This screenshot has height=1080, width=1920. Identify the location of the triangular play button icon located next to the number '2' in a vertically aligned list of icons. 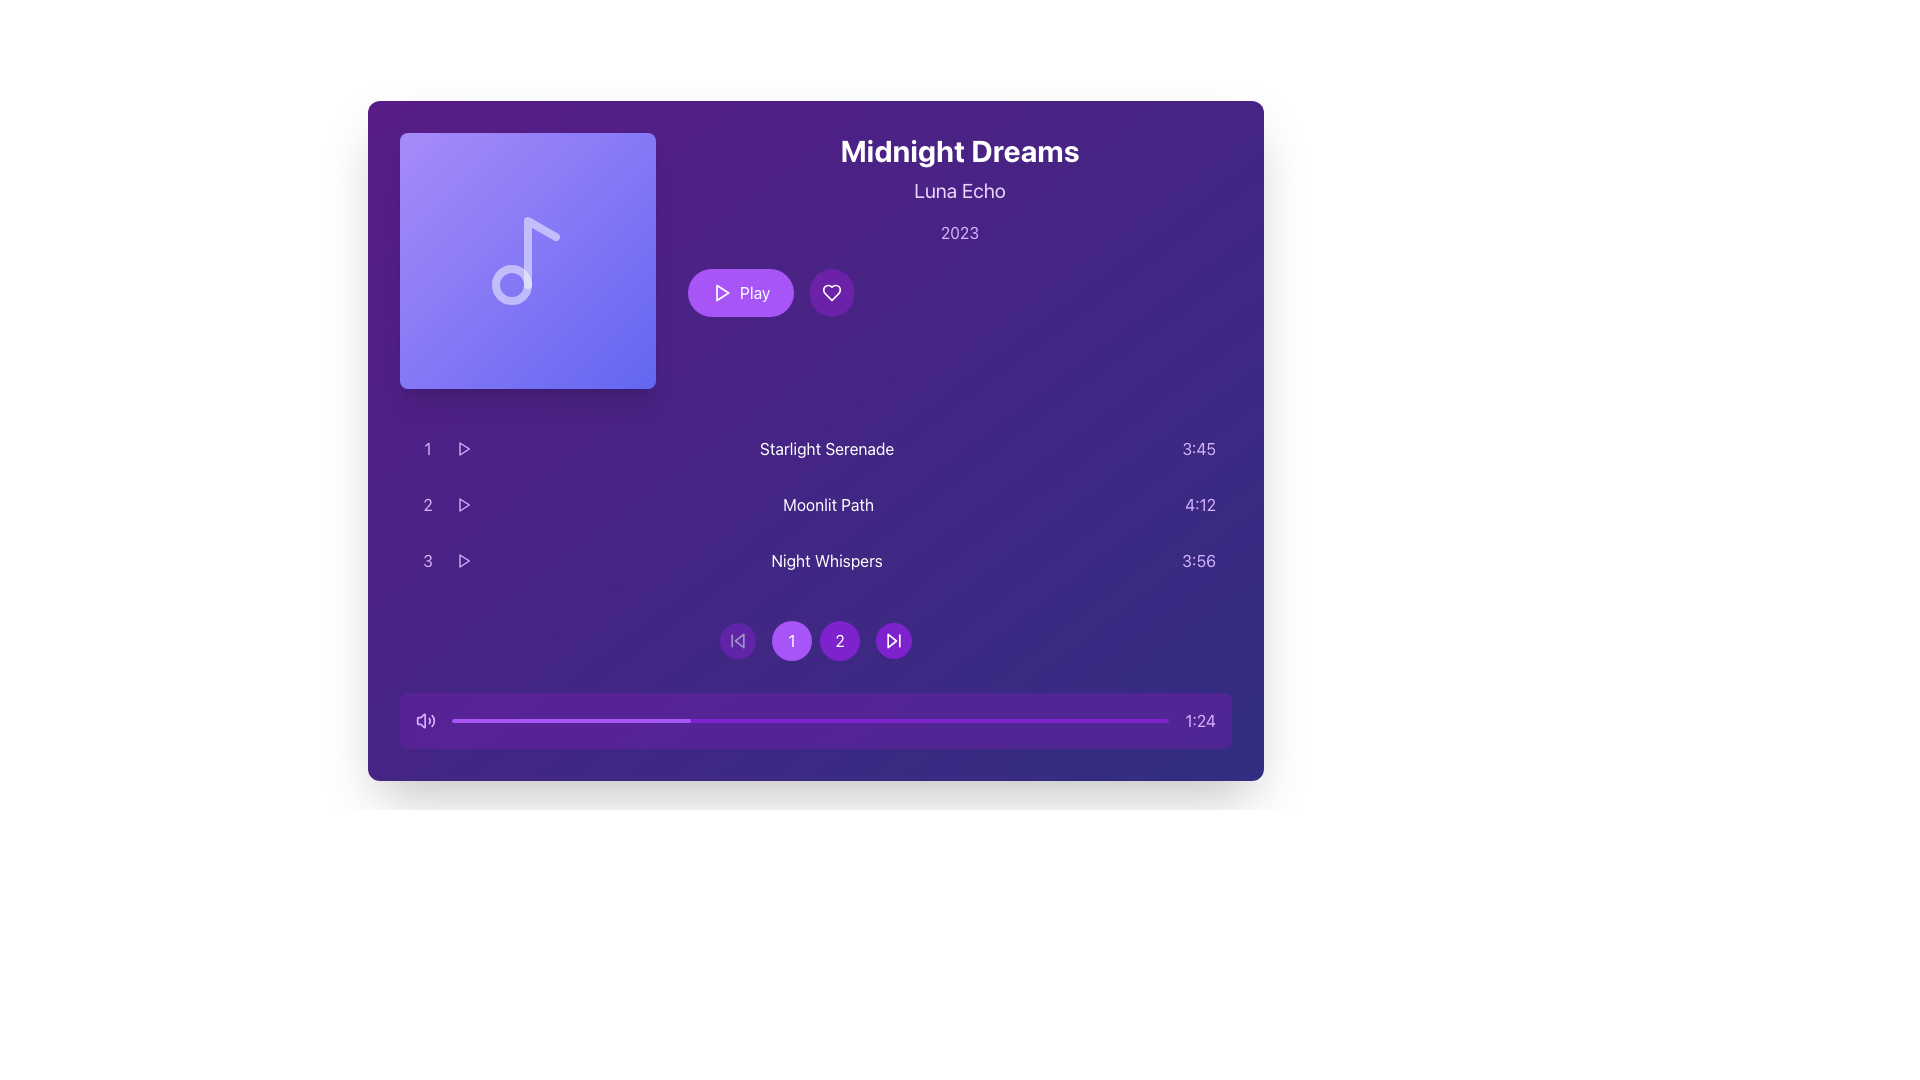
(463, 504).